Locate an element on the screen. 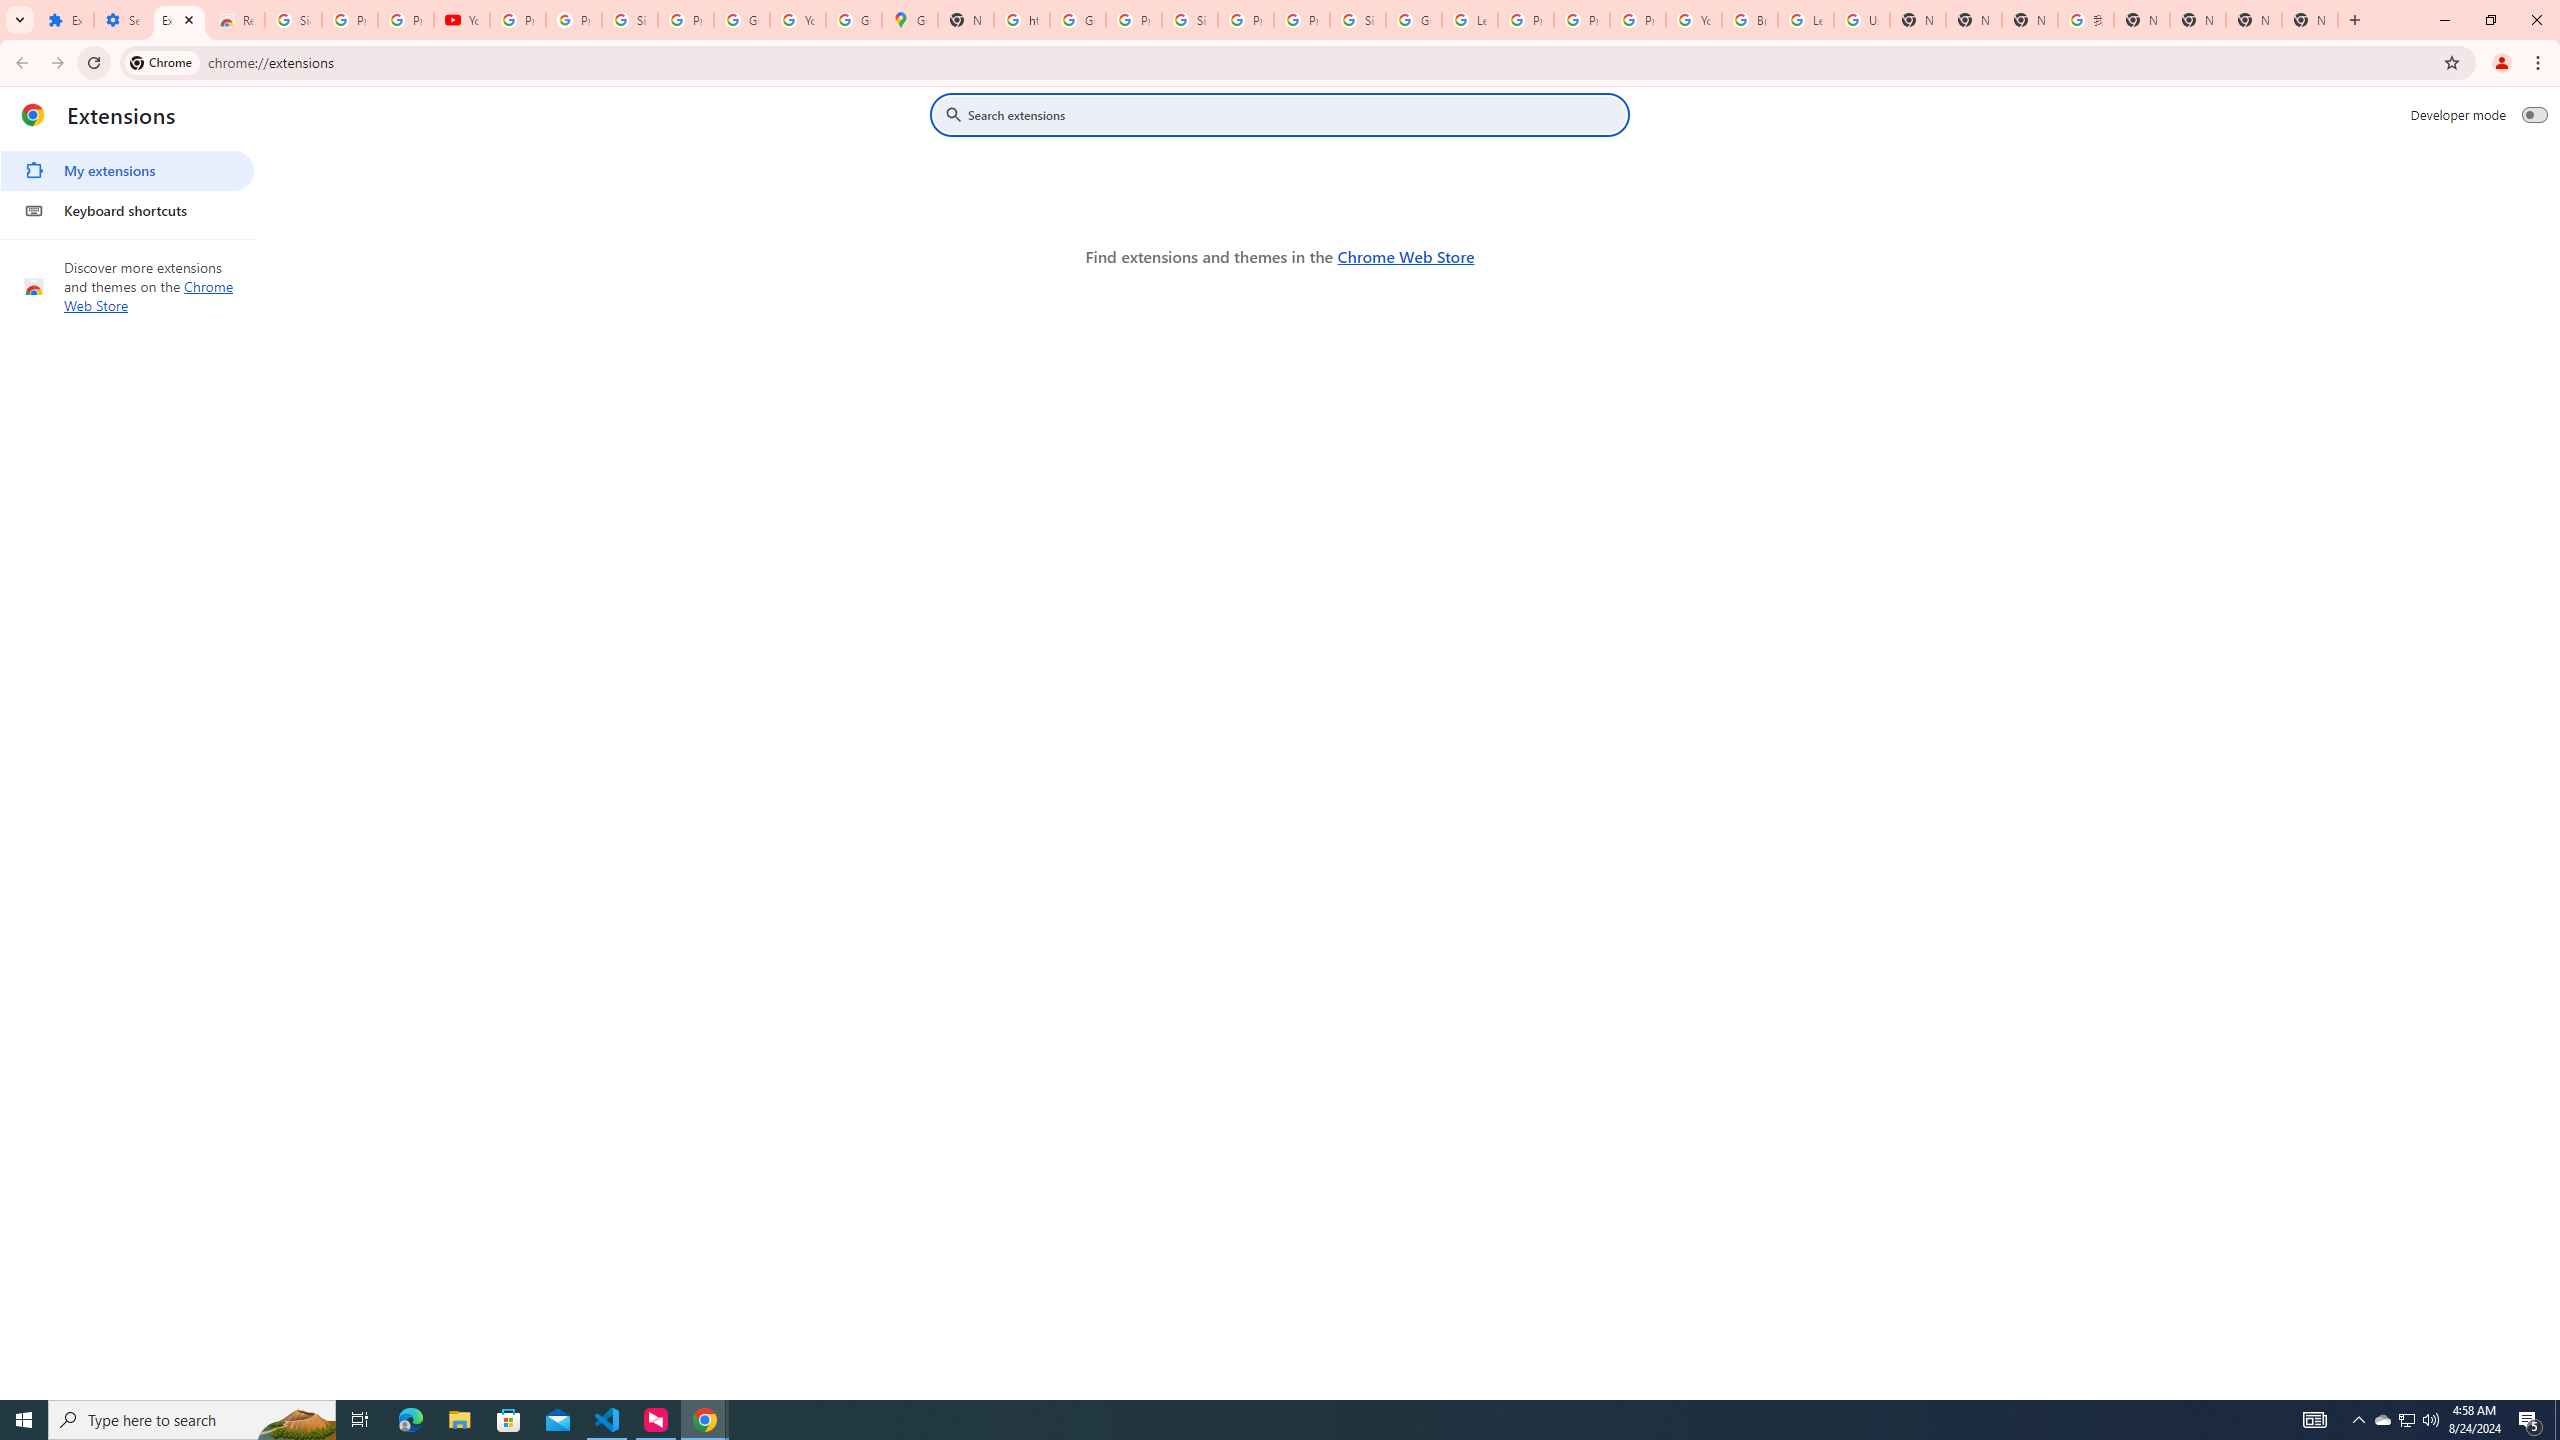 The width and height of the screenshot is (2560, 1440). 'Extensions' is located at coordinates (65, 19).